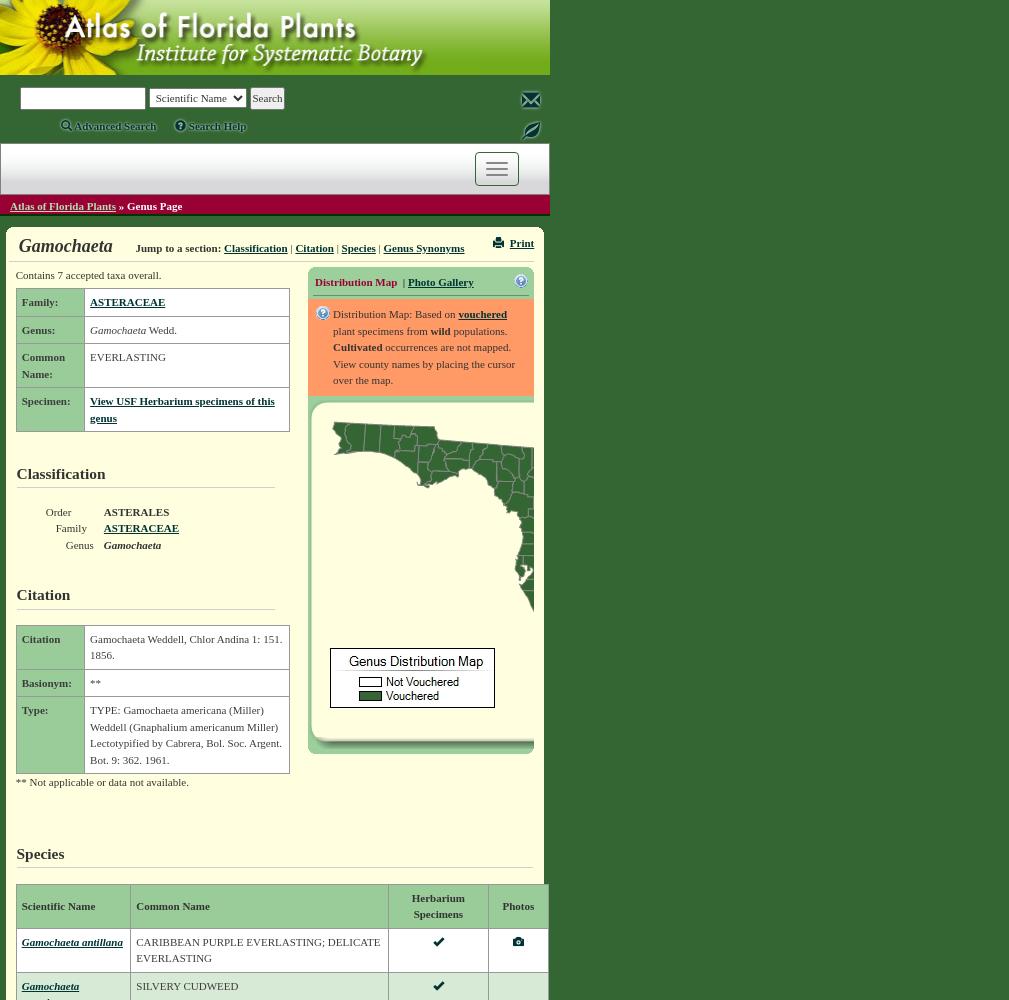 Image resolution: width=1009 pixels, height=1000 pixels. I want to click on 'Family:', so click(38, 302).